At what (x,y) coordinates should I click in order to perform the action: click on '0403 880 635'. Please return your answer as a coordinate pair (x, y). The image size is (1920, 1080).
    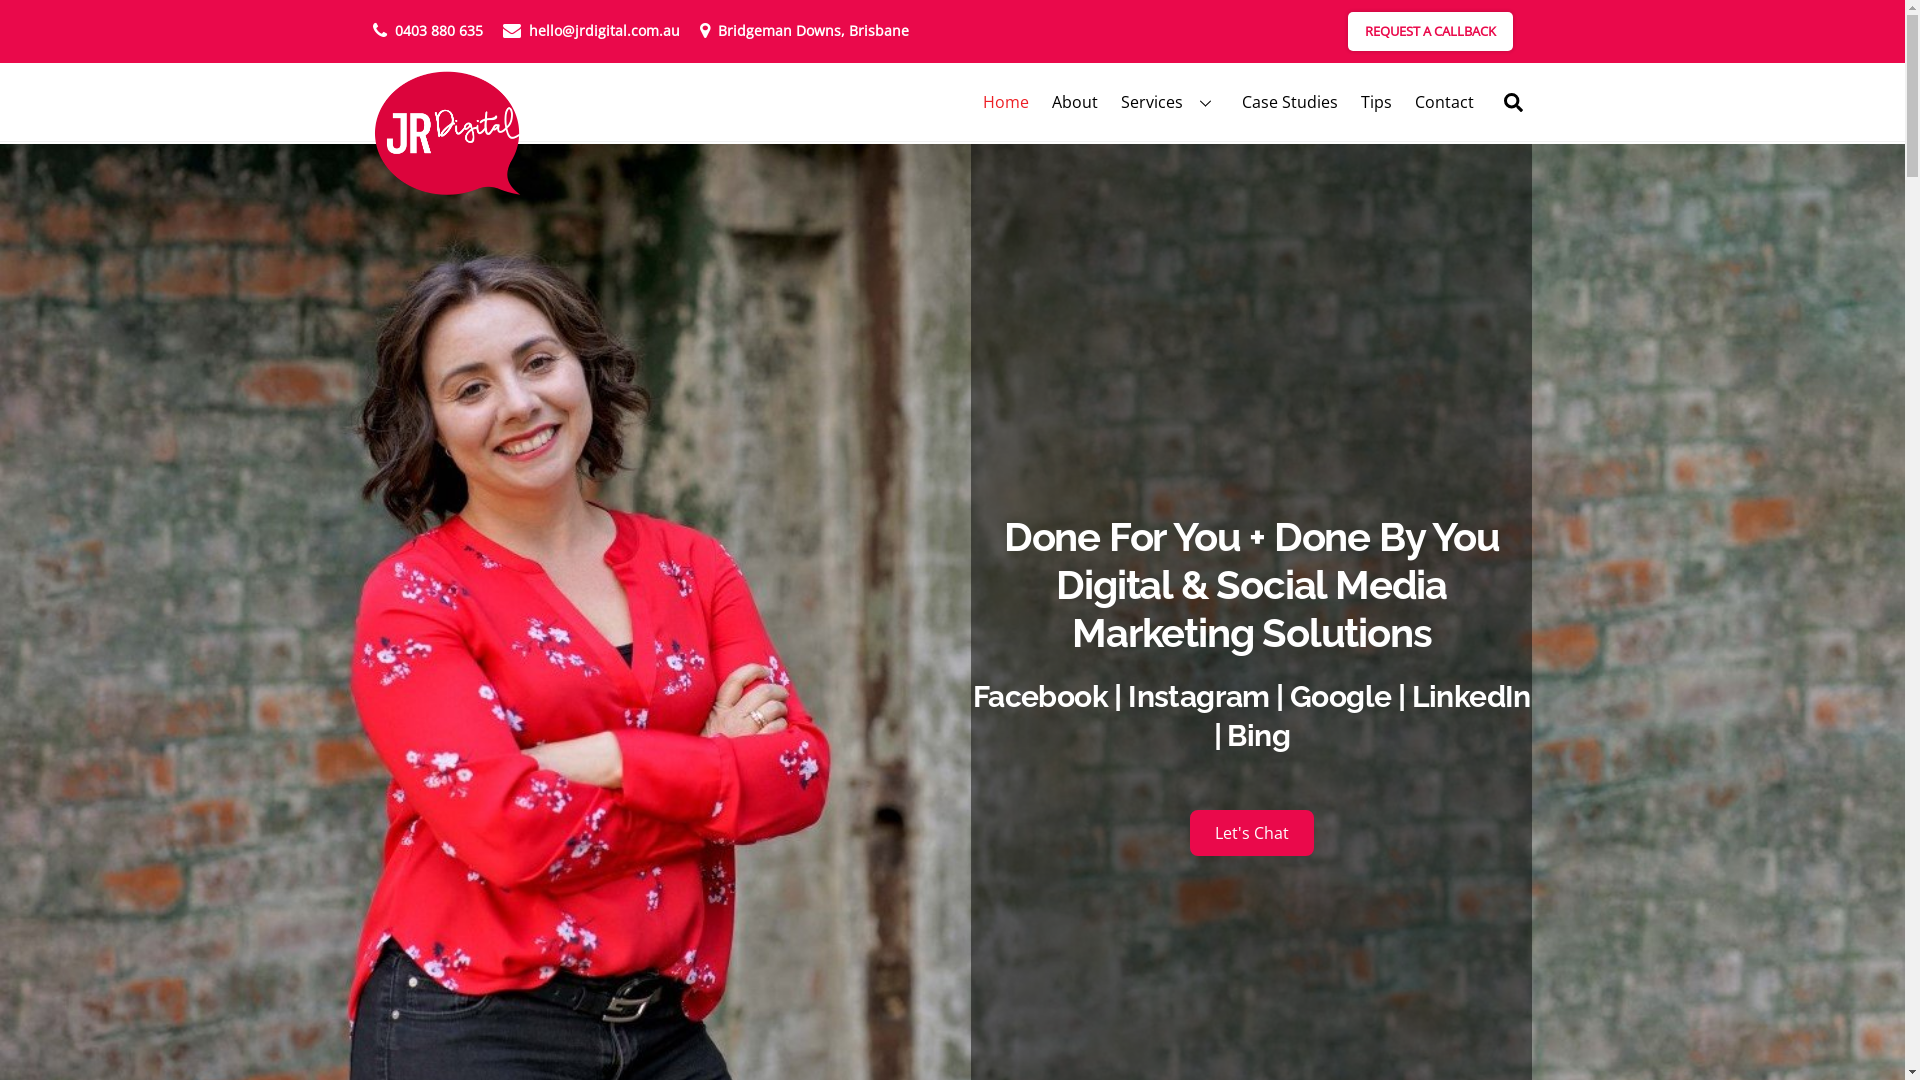
    Looking at the image, I should click on (426, 30).